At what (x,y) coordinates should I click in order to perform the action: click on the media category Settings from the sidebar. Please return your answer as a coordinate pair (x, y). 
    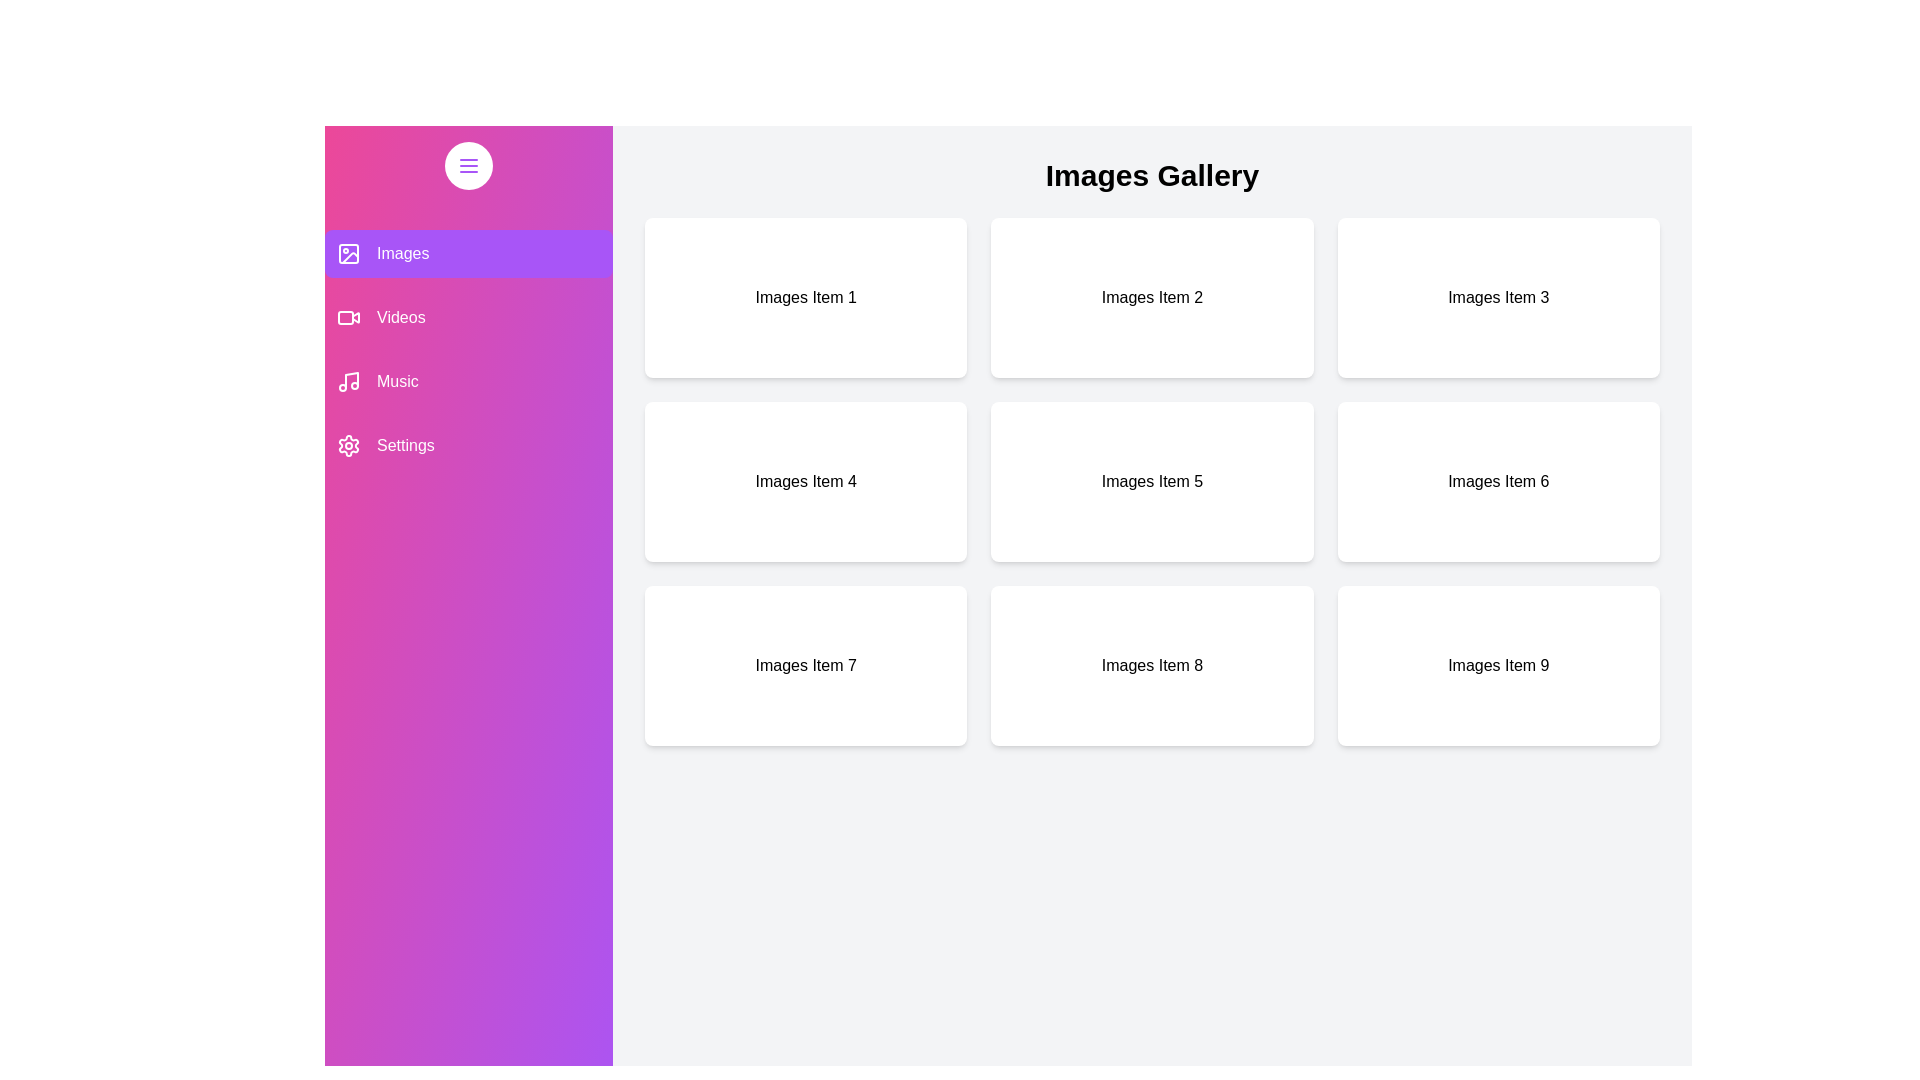
    Looking at the image, I should click on (468, 445).